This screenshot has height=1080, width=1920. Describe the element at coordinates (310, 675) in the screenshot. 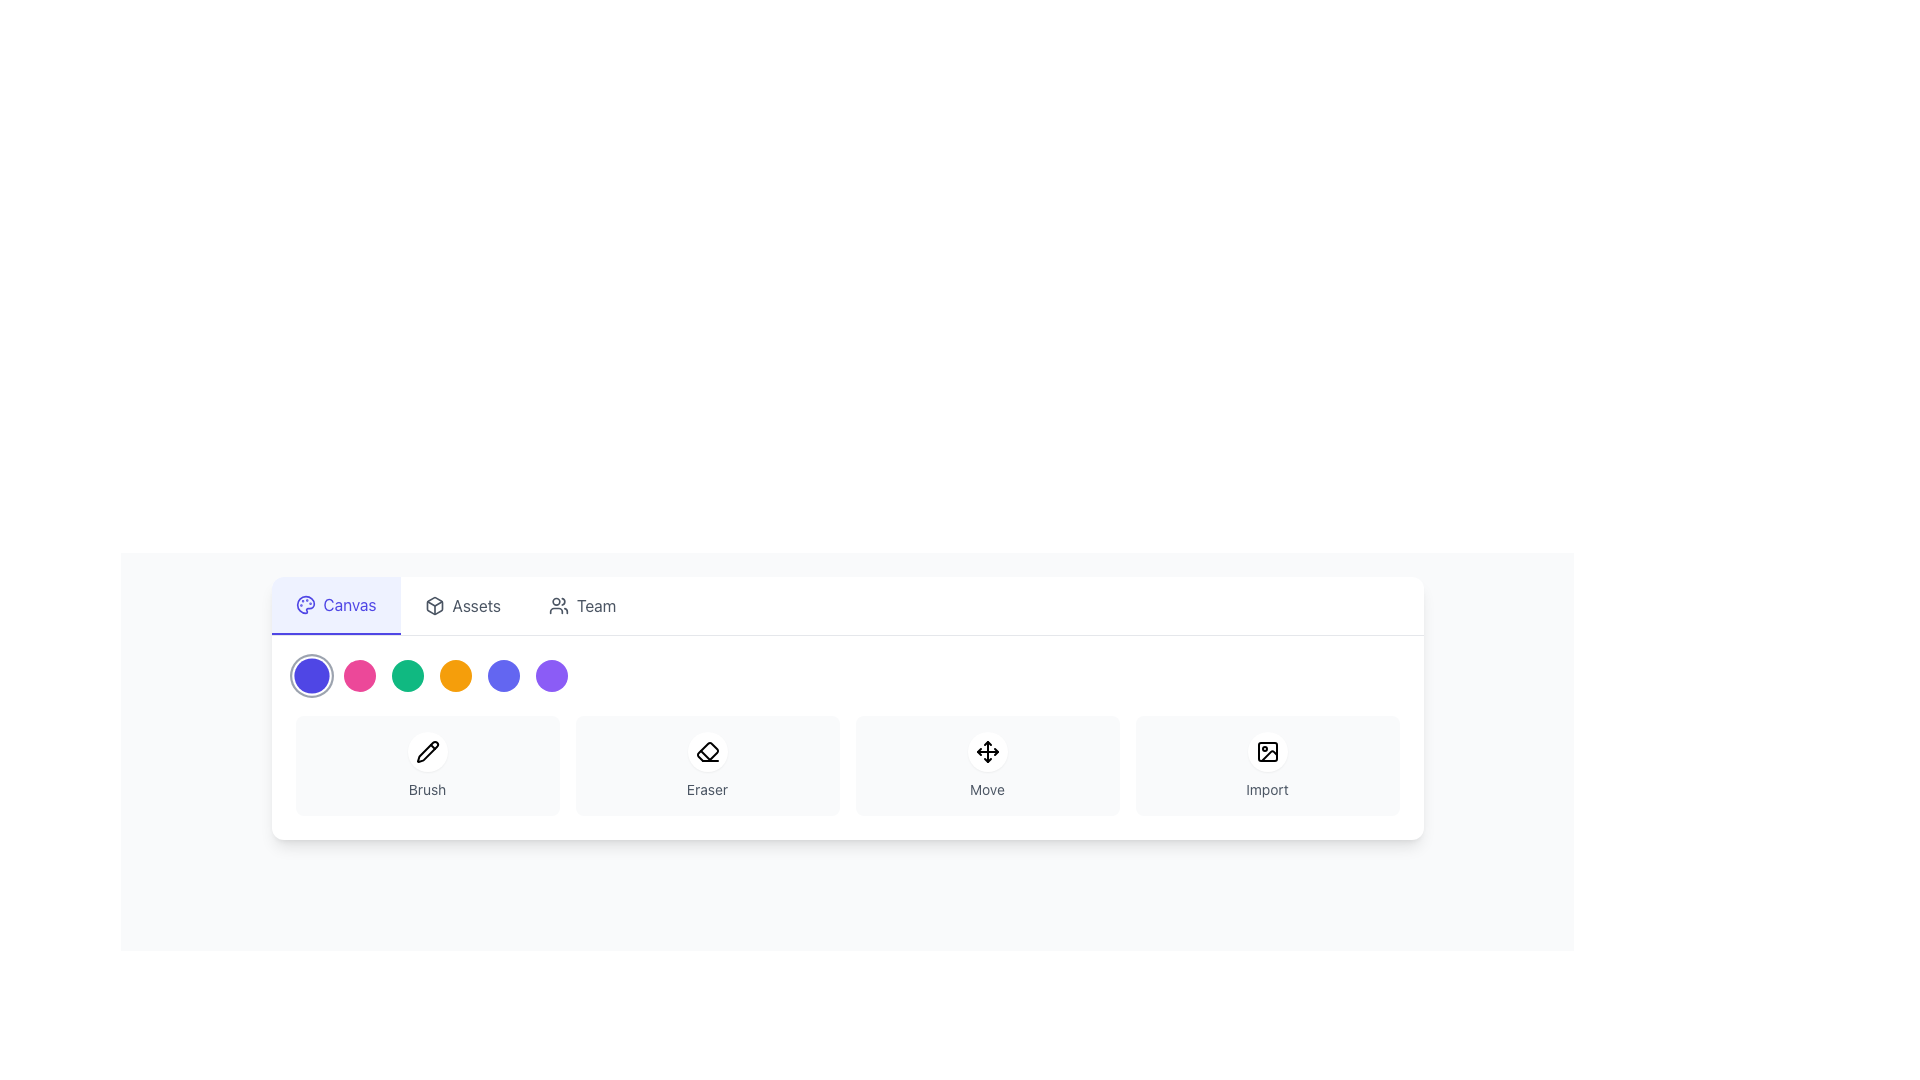

I see `the first circular button in the sequence of six horizontally arranged UI components` at that location.